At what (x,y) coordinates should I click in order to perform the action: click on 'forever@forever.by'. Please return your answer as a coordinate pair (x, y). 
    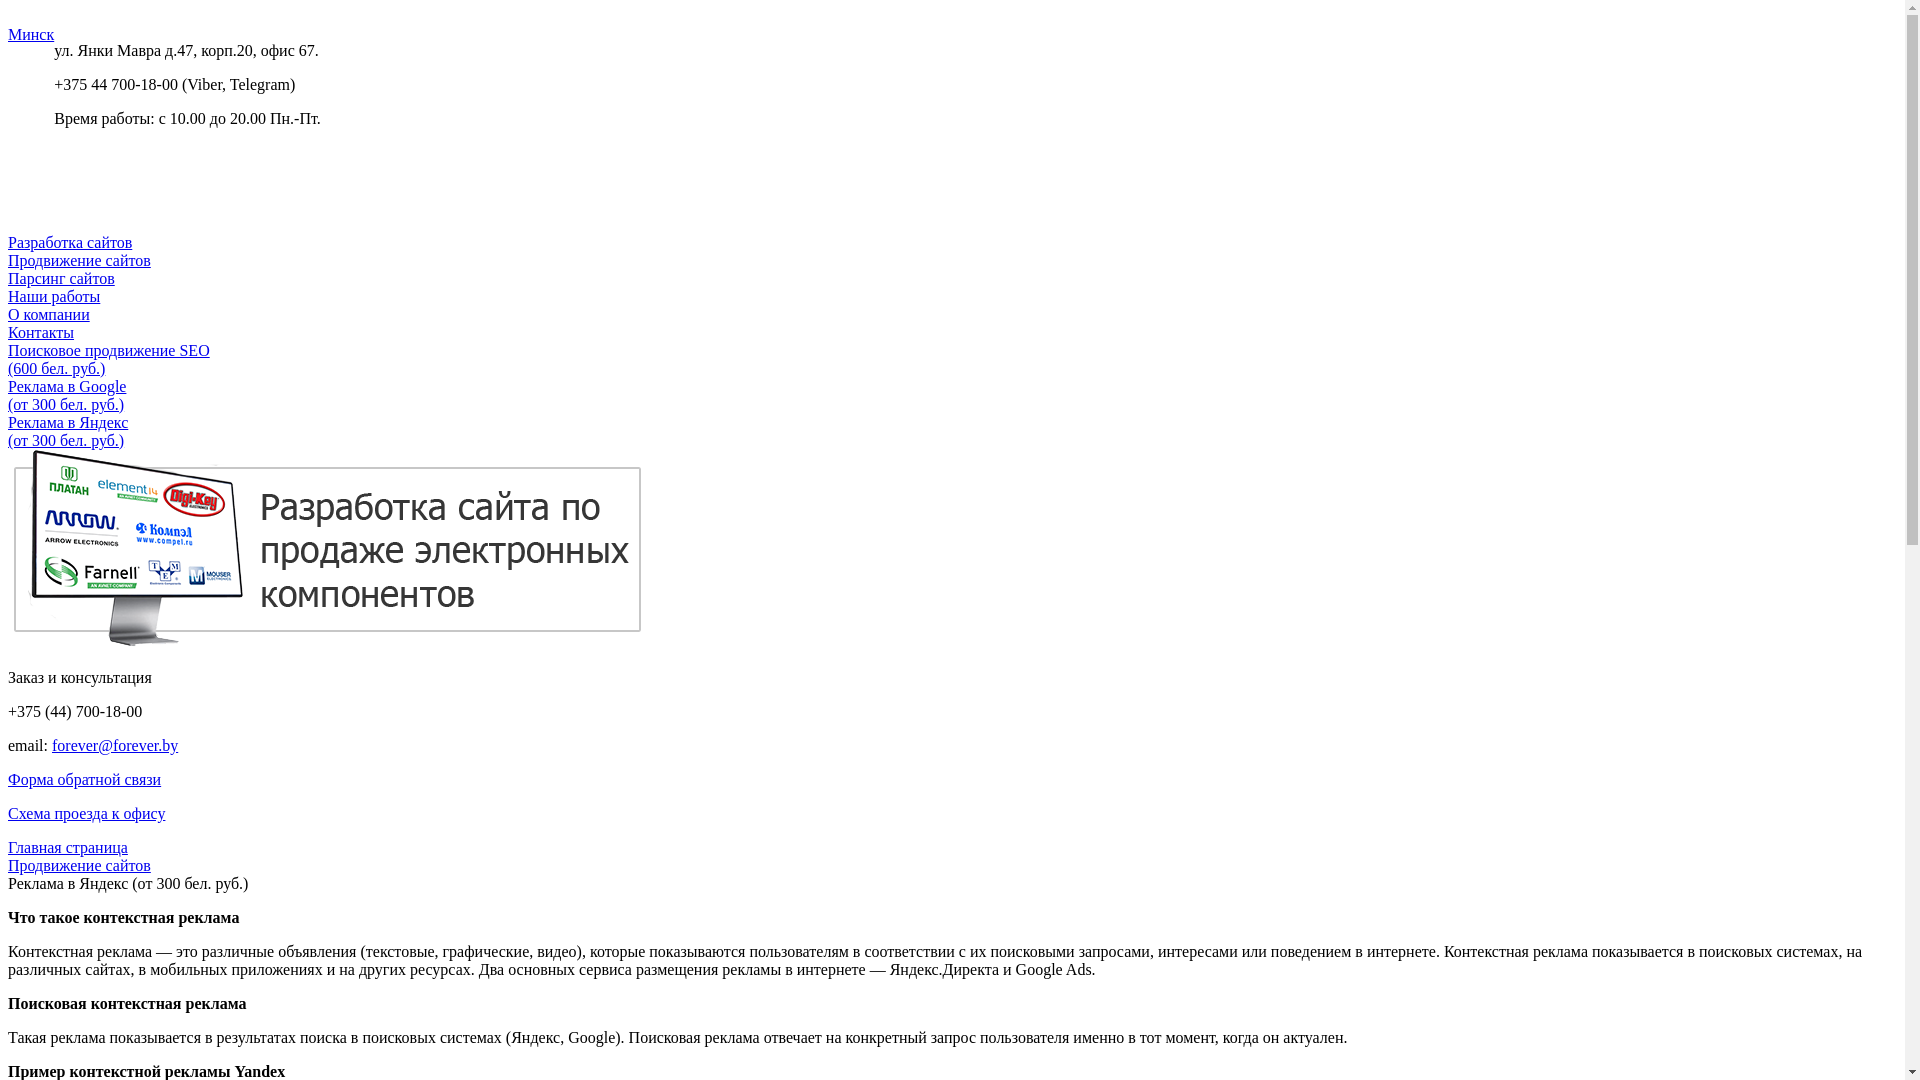
    Looking at the image, I should click on (114, 745).